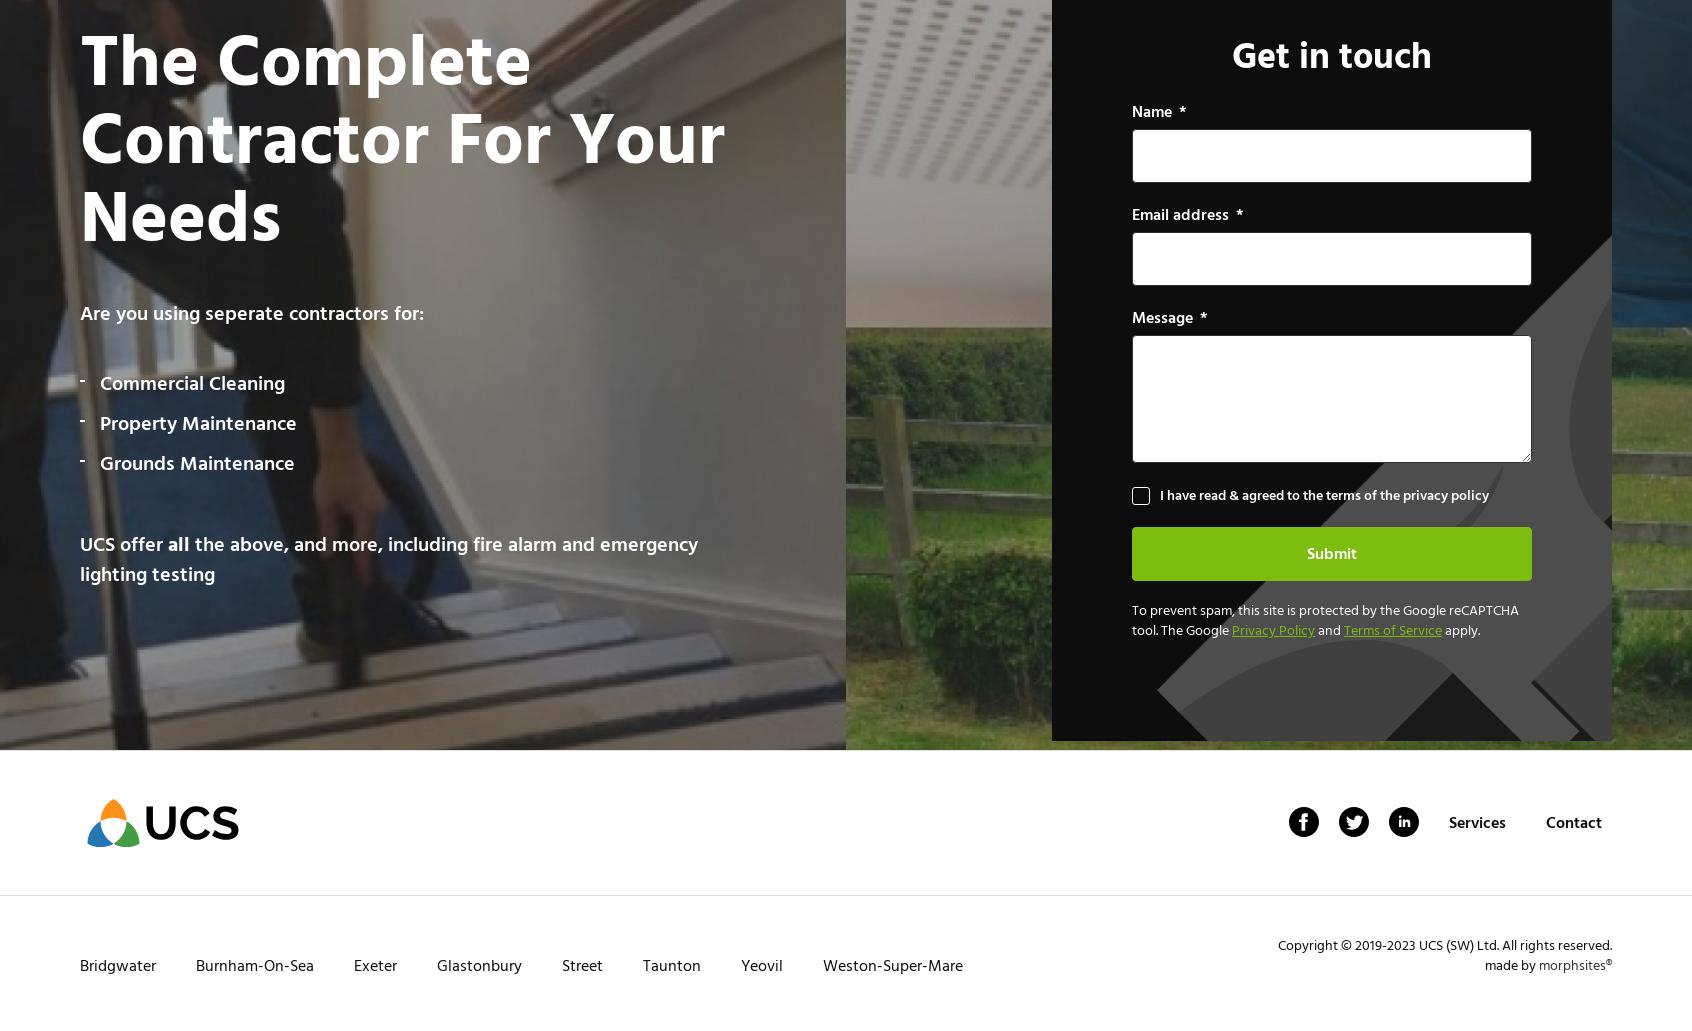  Describe the element at coordinates (739, 965) in the screenshot. I see `'Yeovil'` at that location.